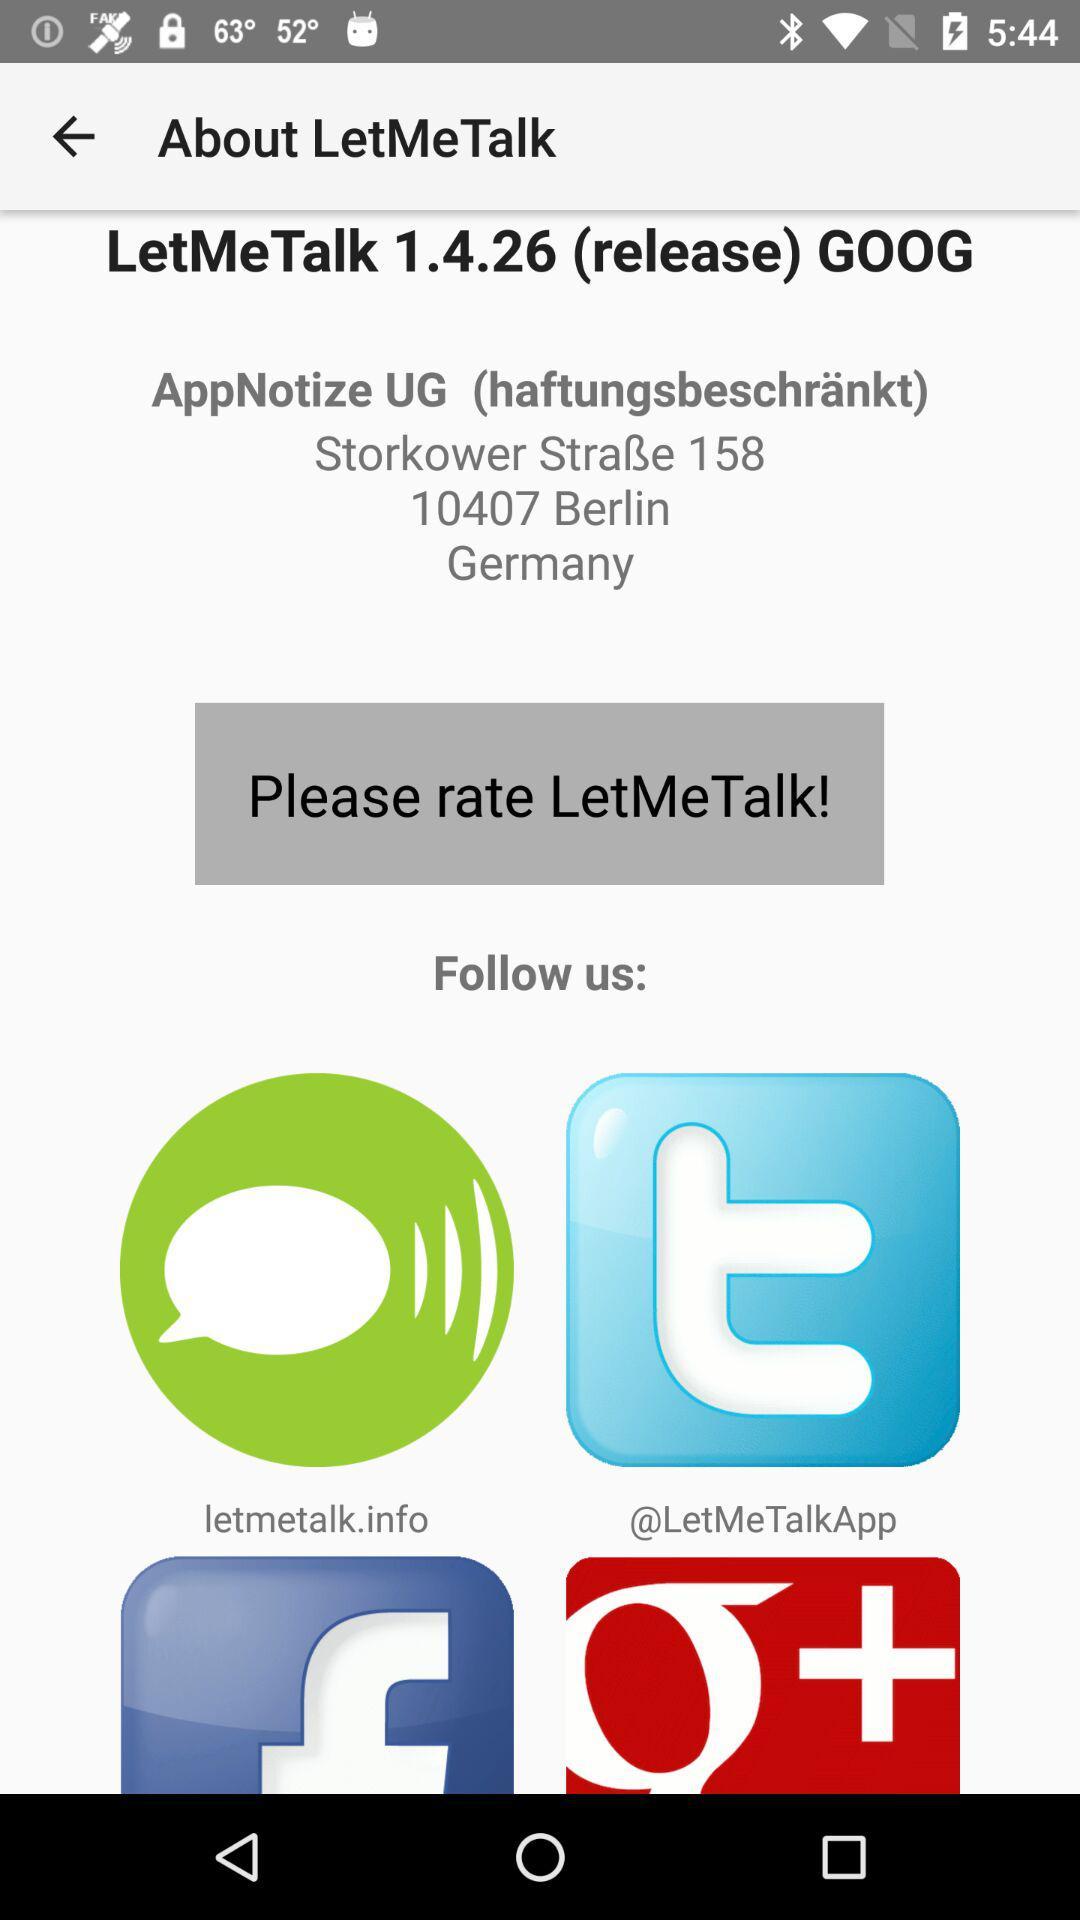 This screenshot has width=1080, height=1920. Describe the element at coordinates (763, 1269) in the screenshot. I see `the icon below` at that location.